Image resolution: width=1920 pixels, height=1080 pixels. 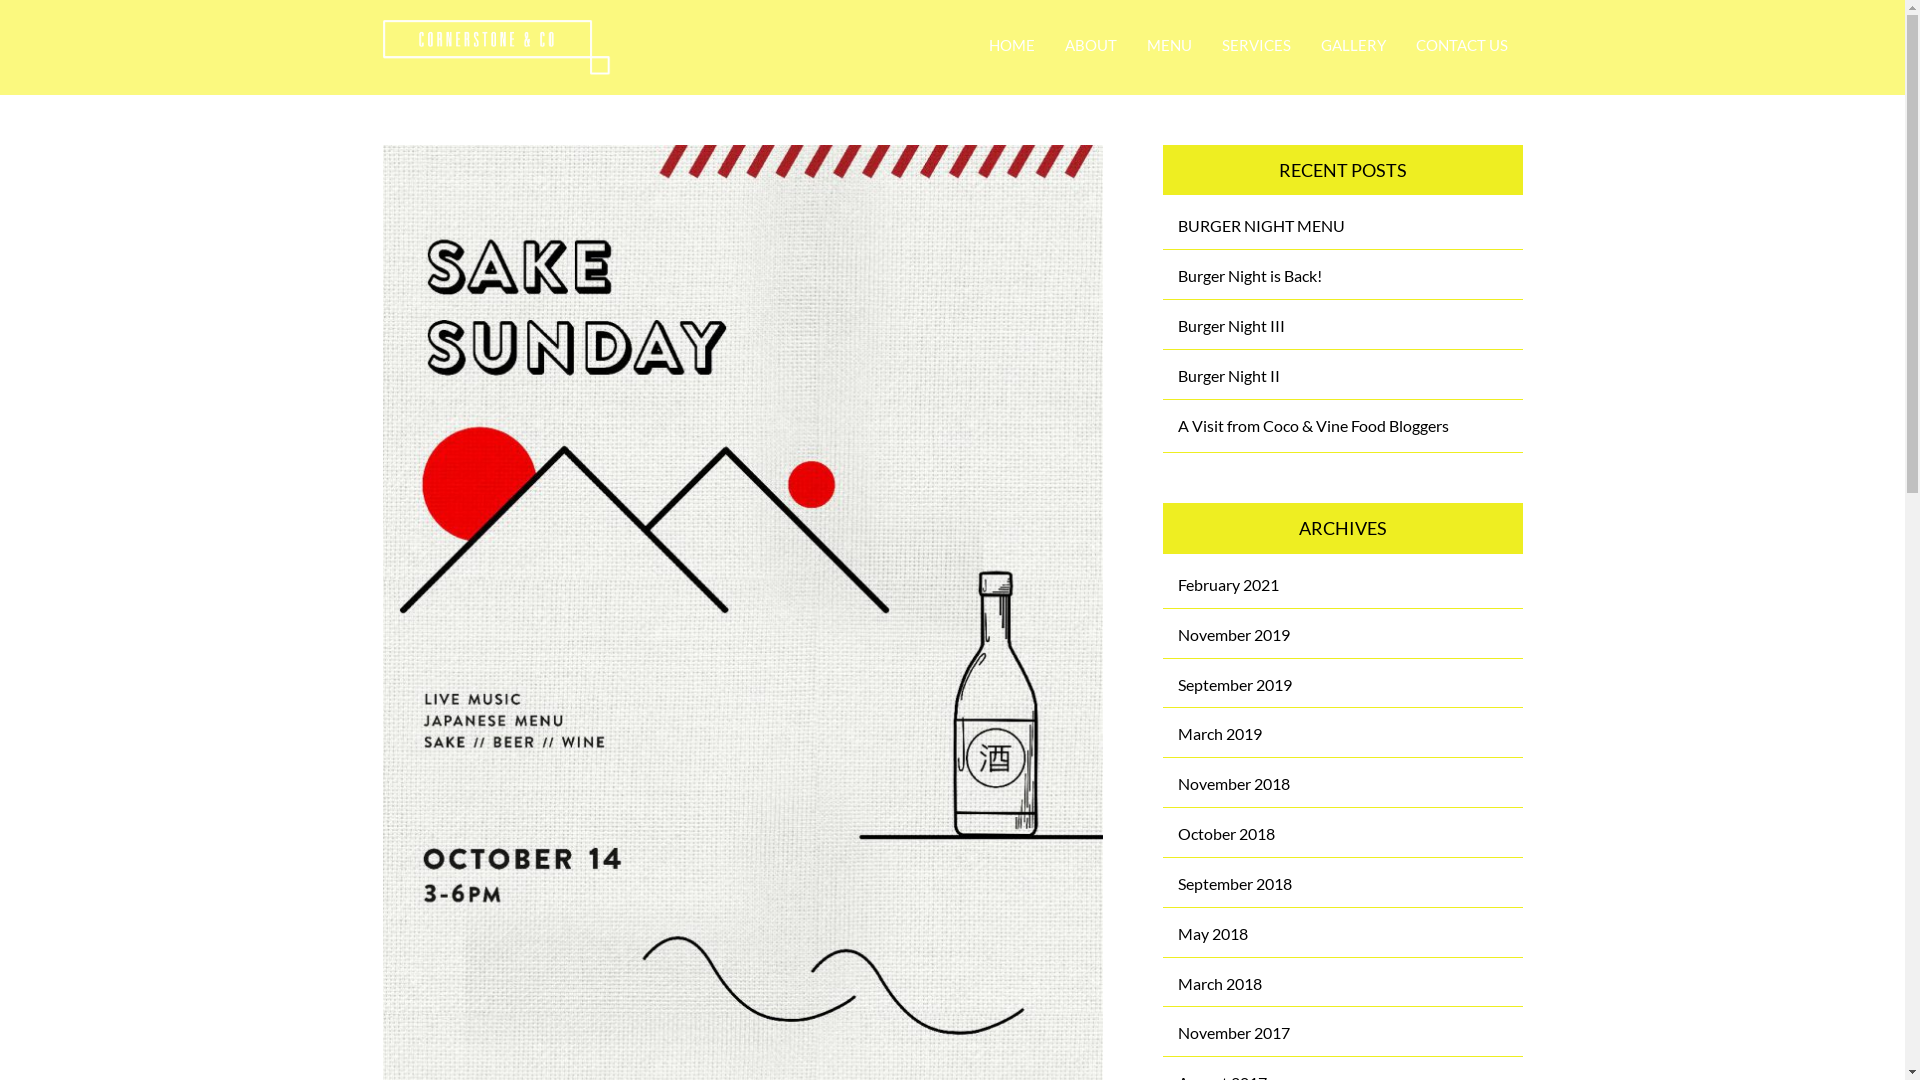 I want to click on 'November 2019', so click(x=1232, y=634).